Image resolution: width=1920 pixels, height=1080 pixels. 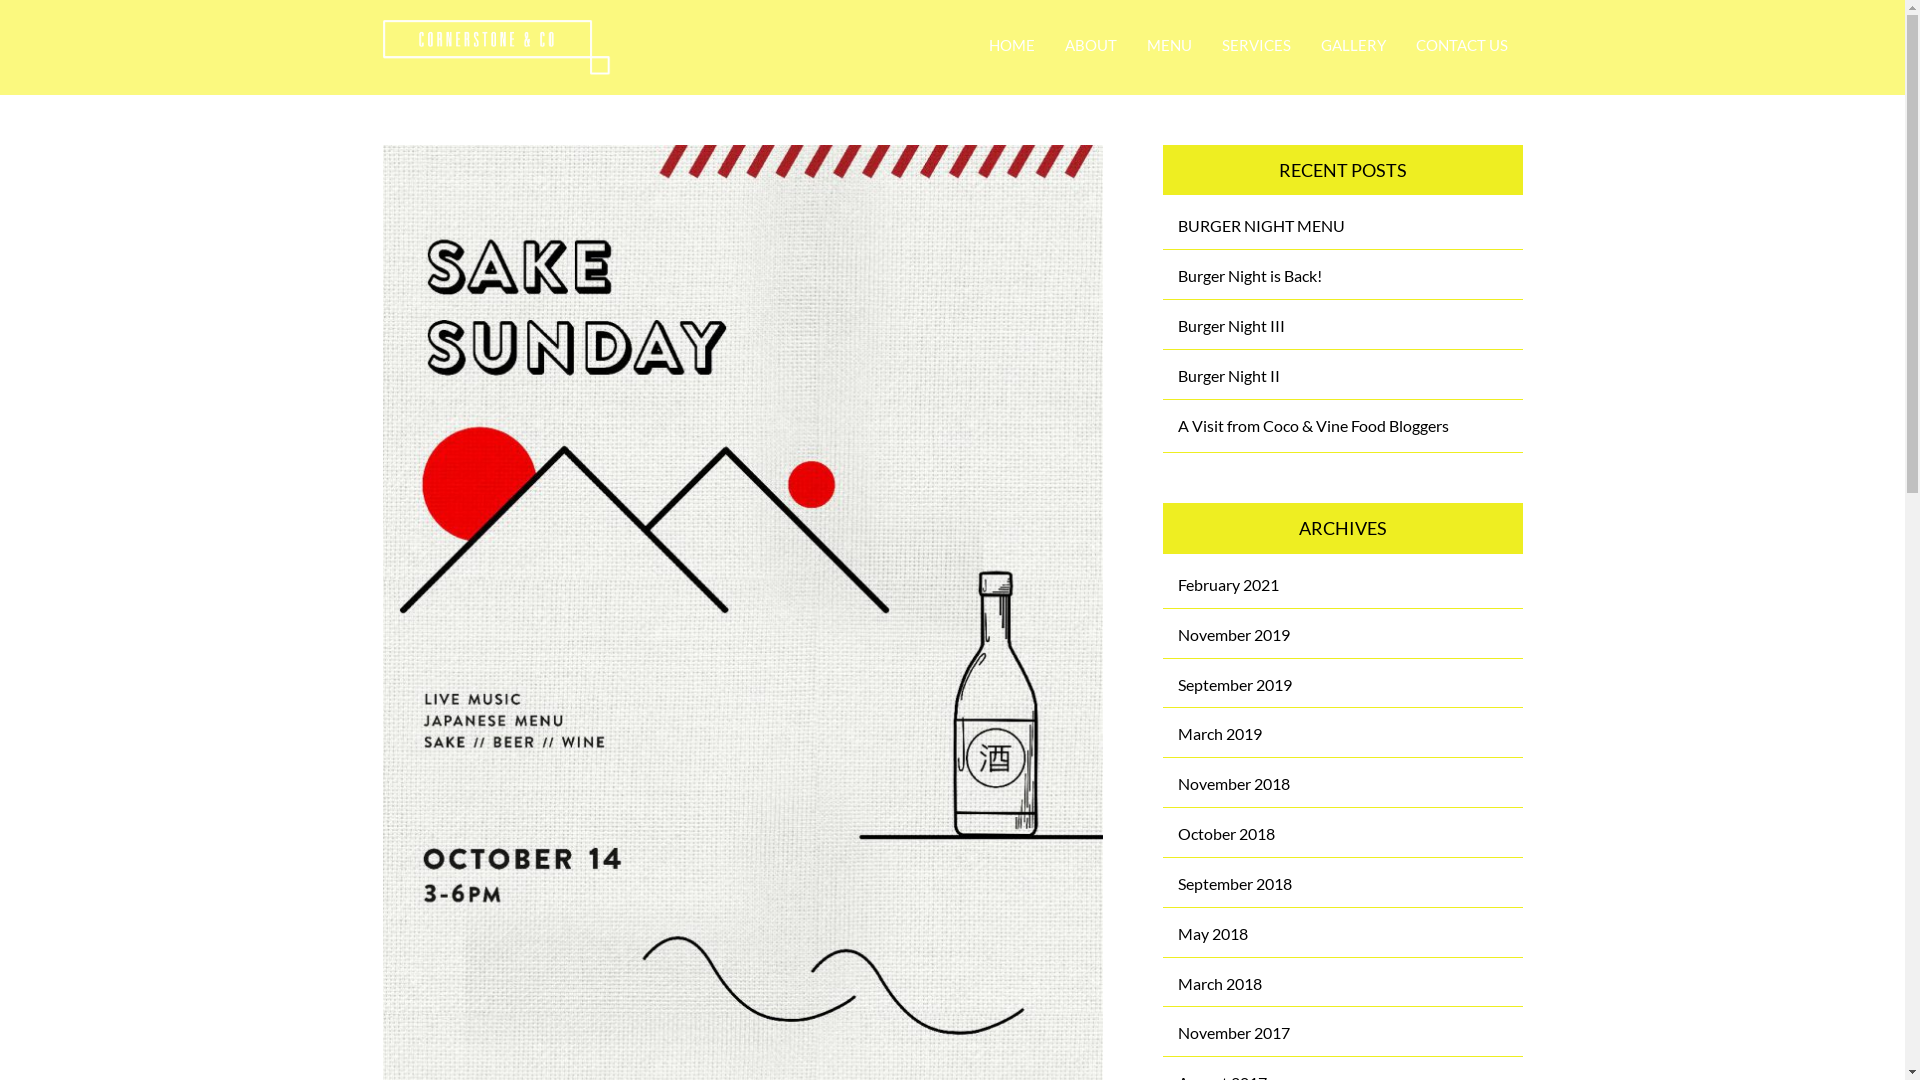 I want to click on 'November 2019', so click(x=1232, y=634).